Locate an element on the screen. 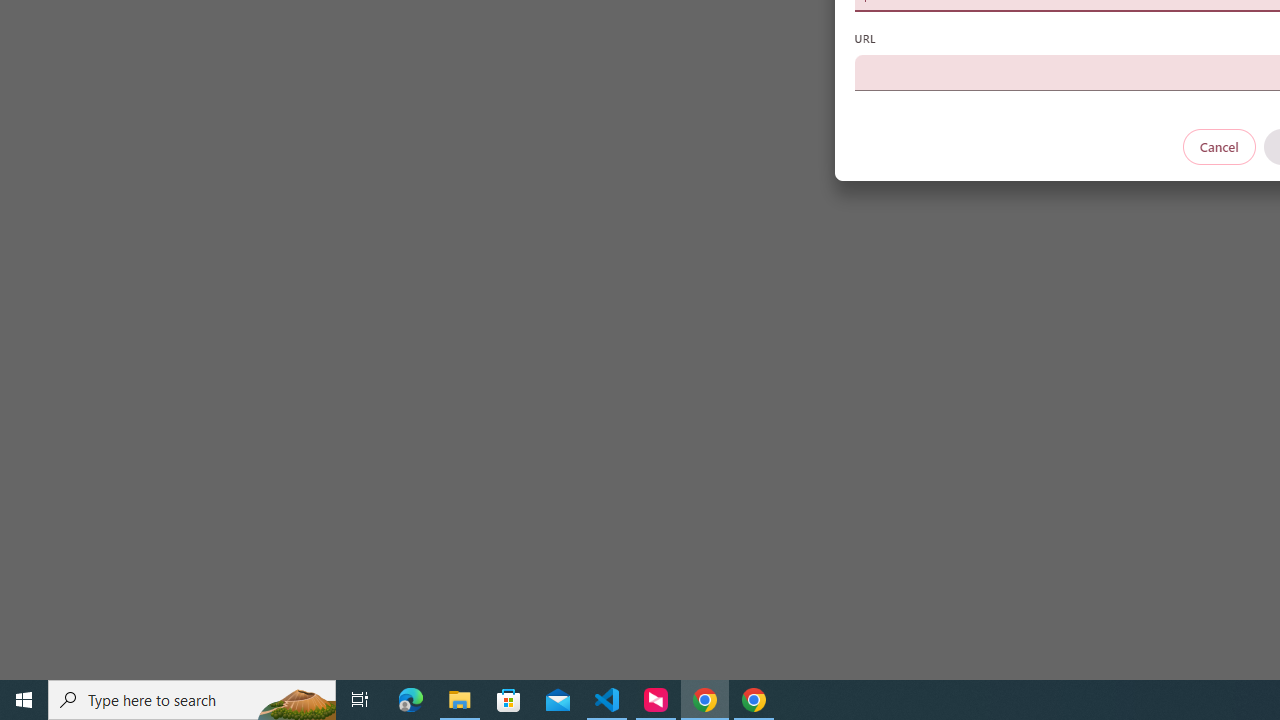  'Cancel' is located at coordinates (1217, 145).